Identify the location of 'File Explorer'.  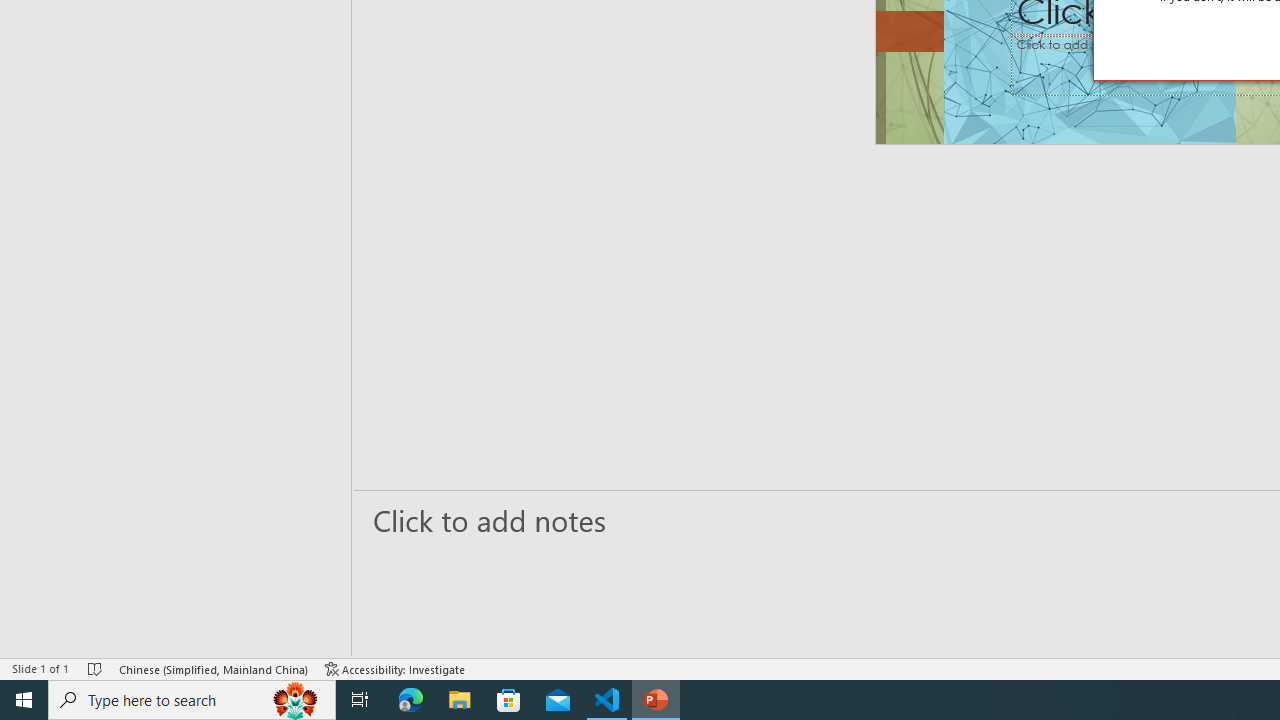
(459, 698).